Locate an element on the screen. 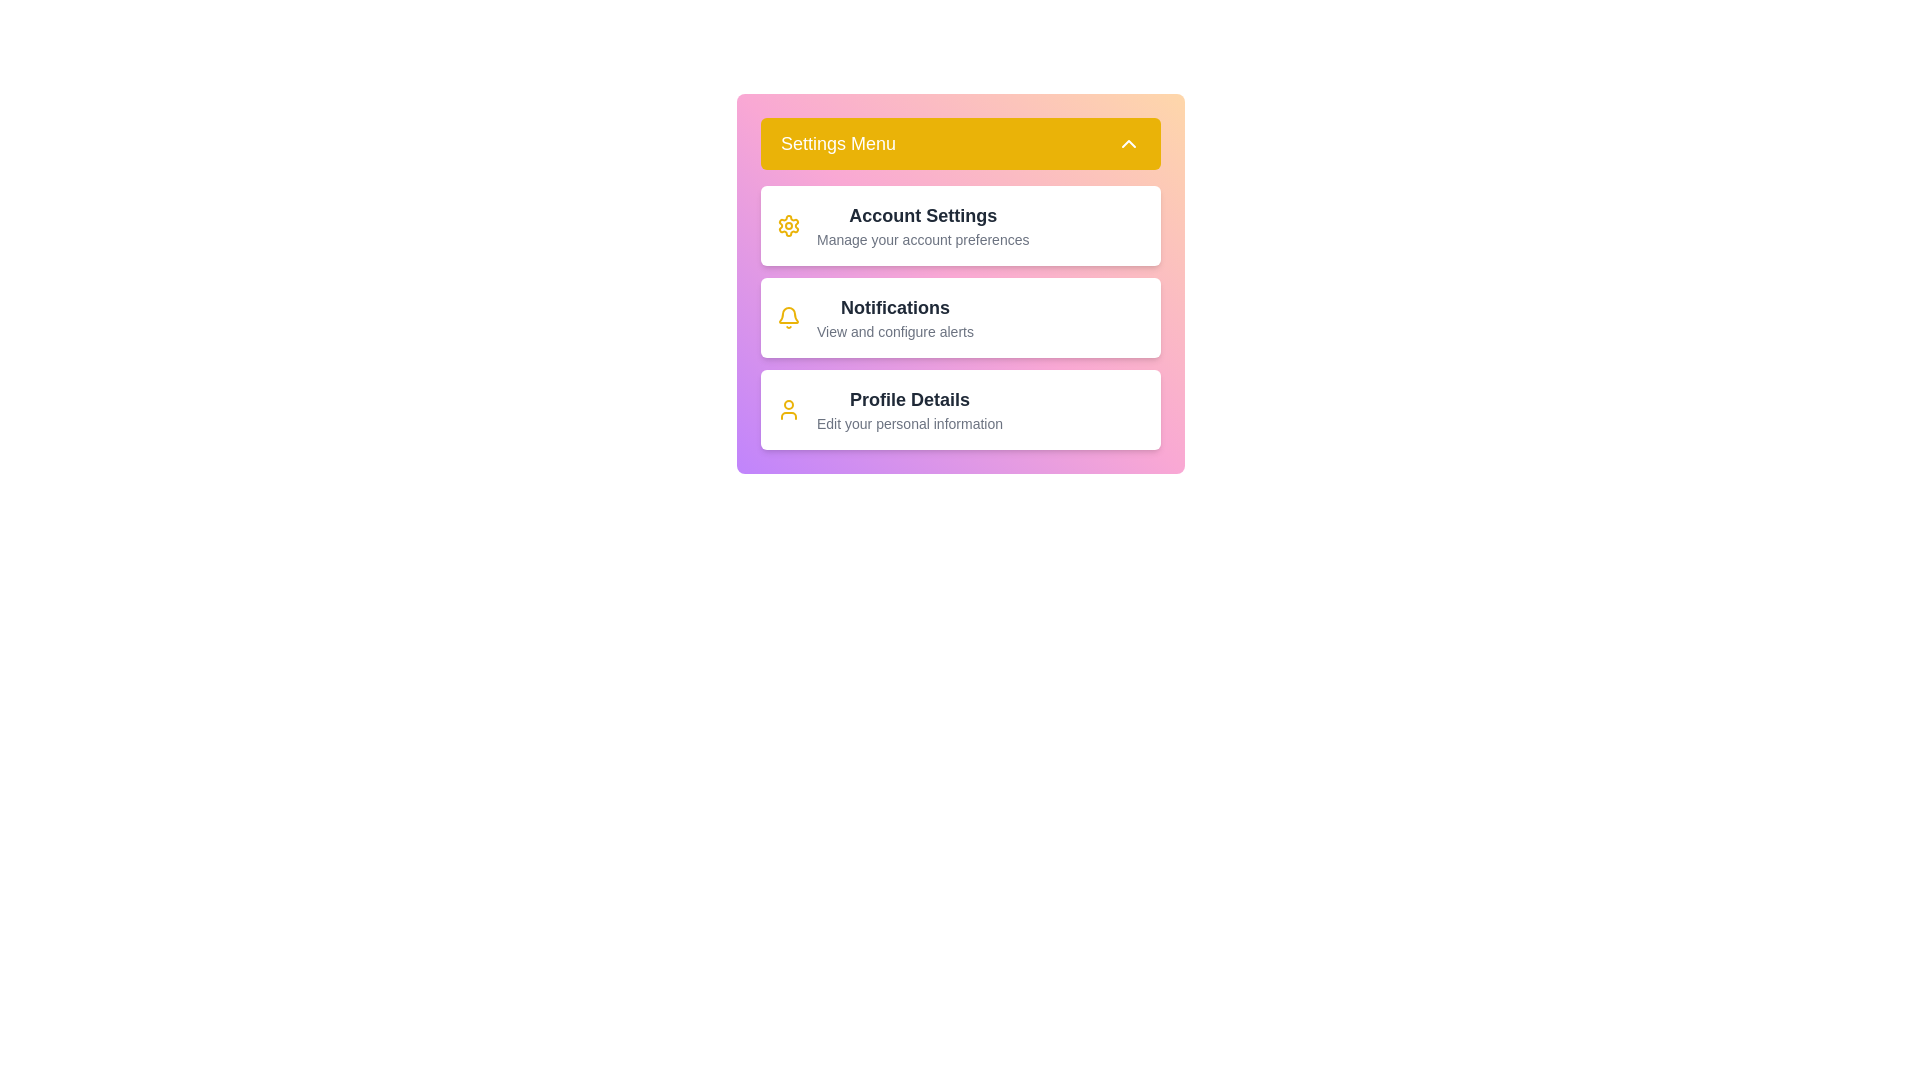  the 'Account Settings' button to open the account settings page is located at coordinates (960, 225).